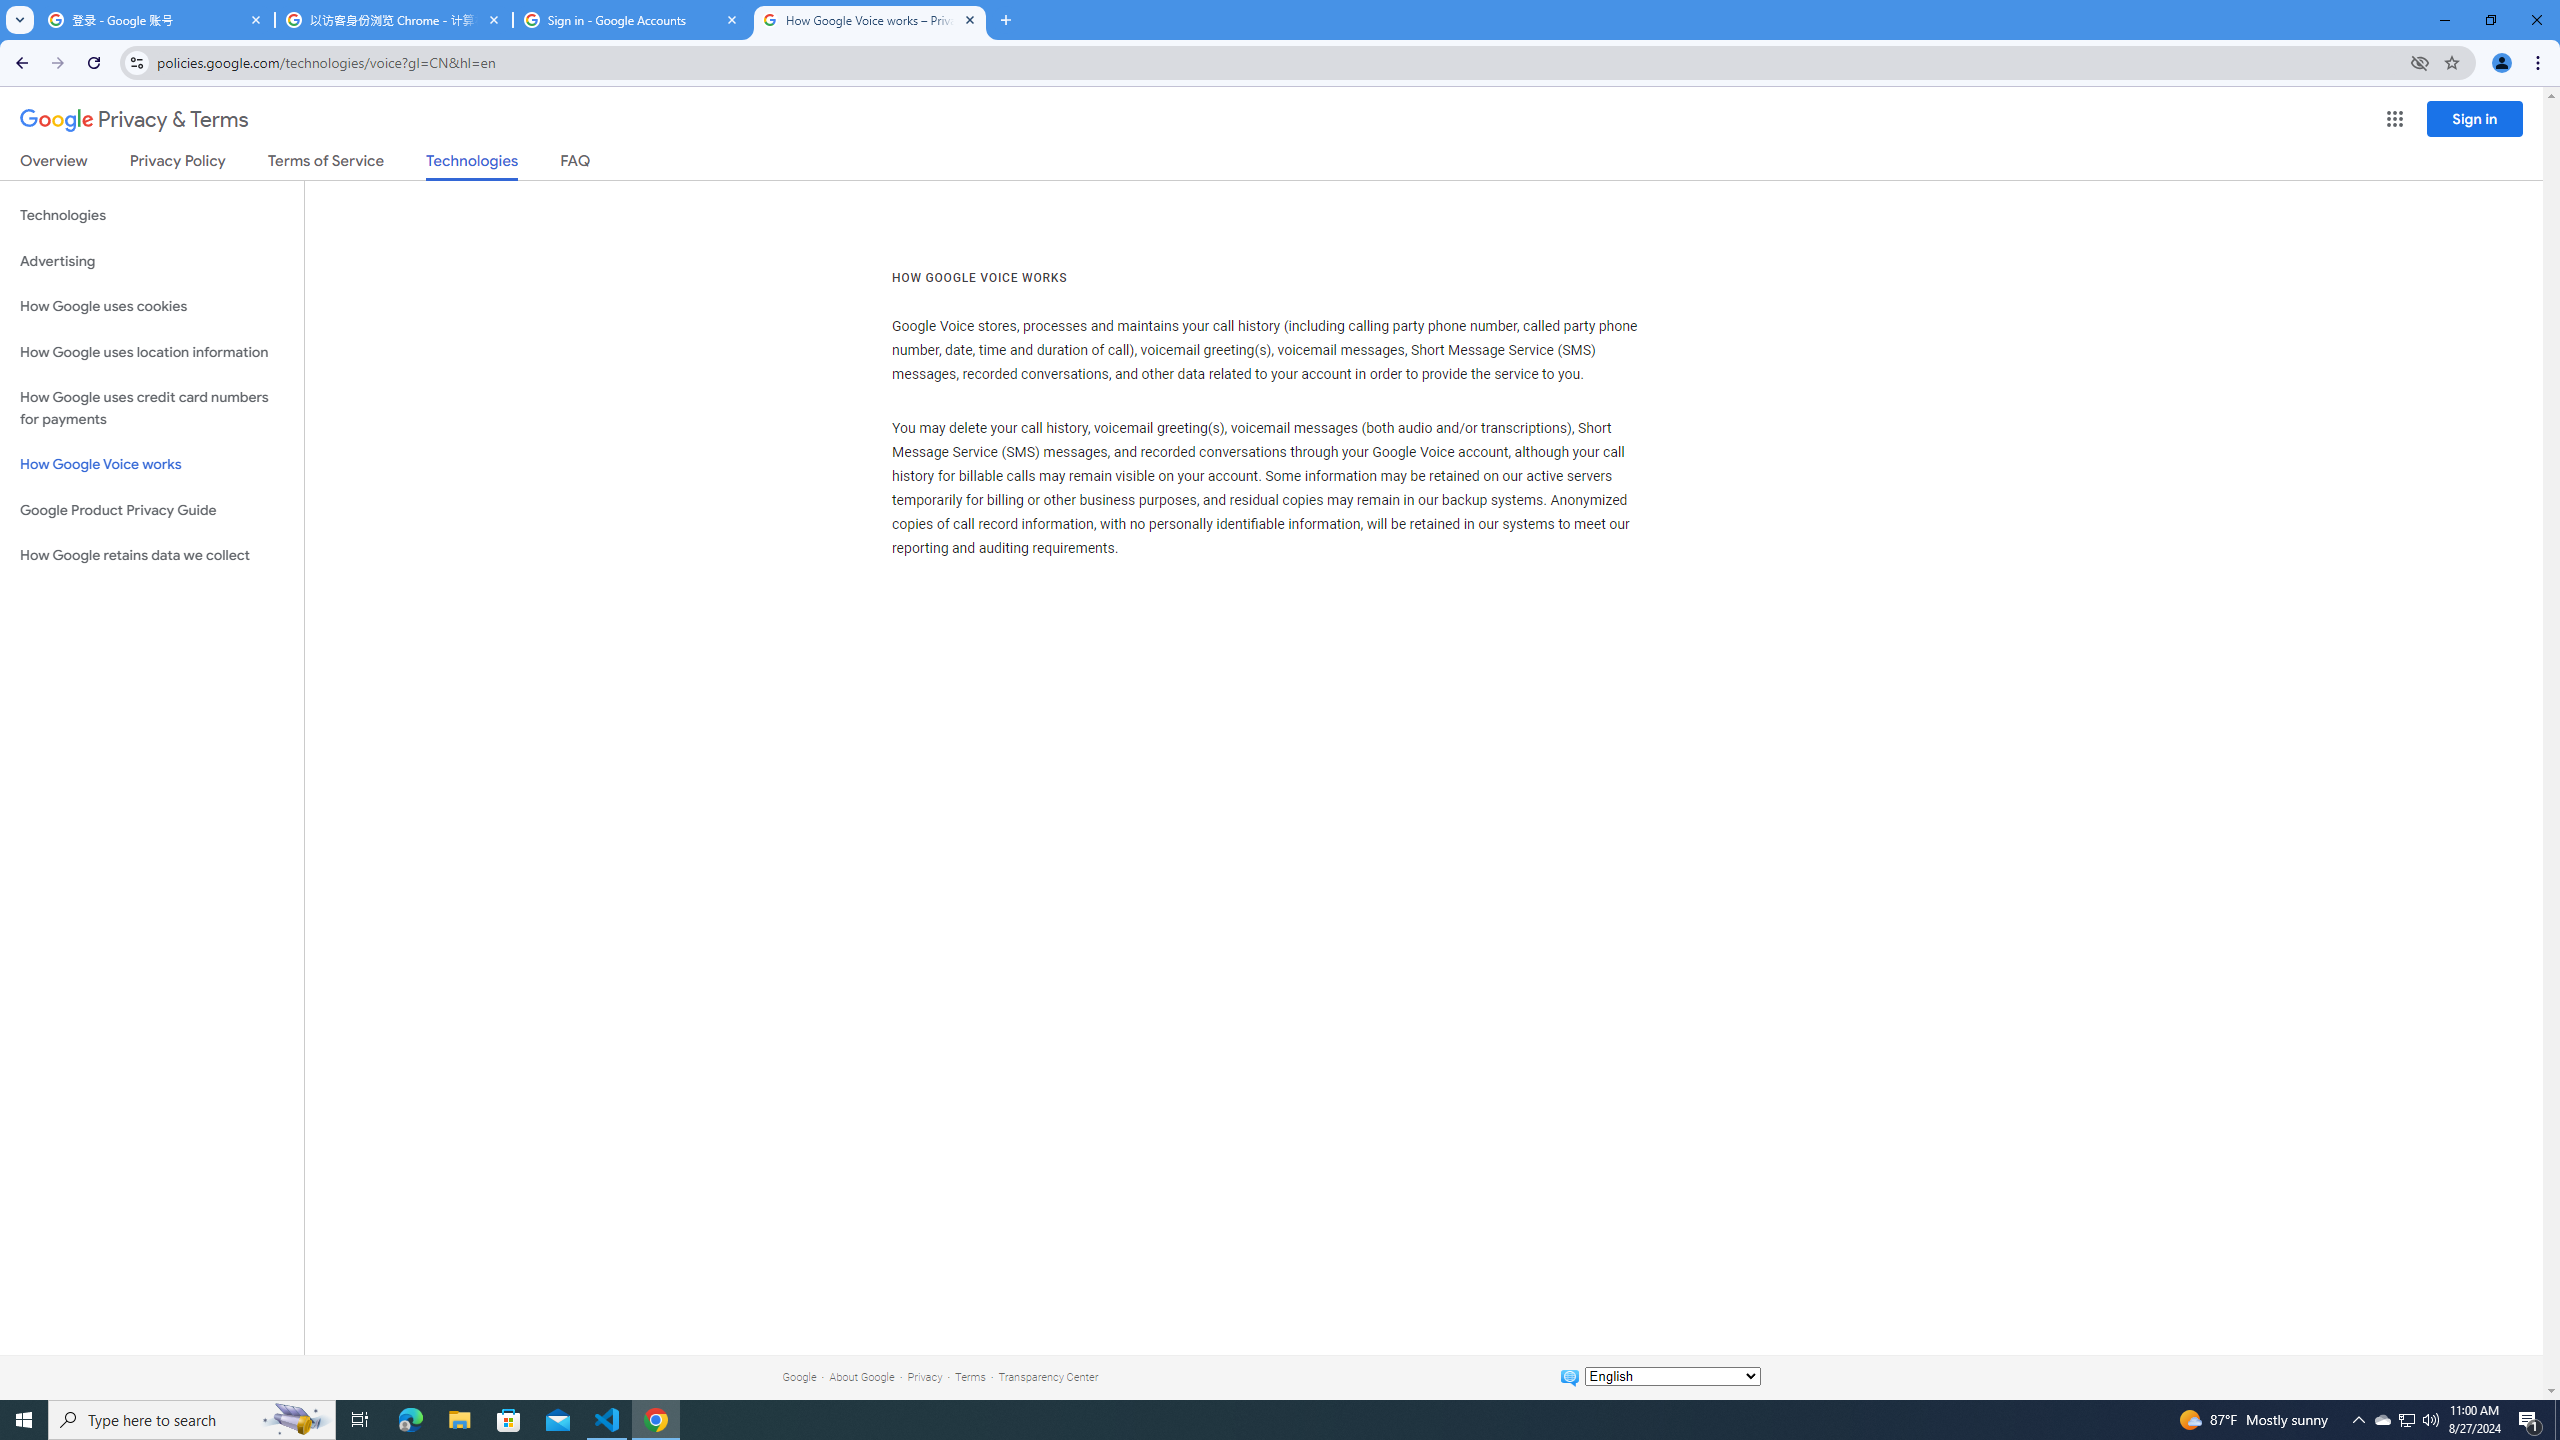  I want to click on 'Sign in - Google Accounts', so click(631, 19).